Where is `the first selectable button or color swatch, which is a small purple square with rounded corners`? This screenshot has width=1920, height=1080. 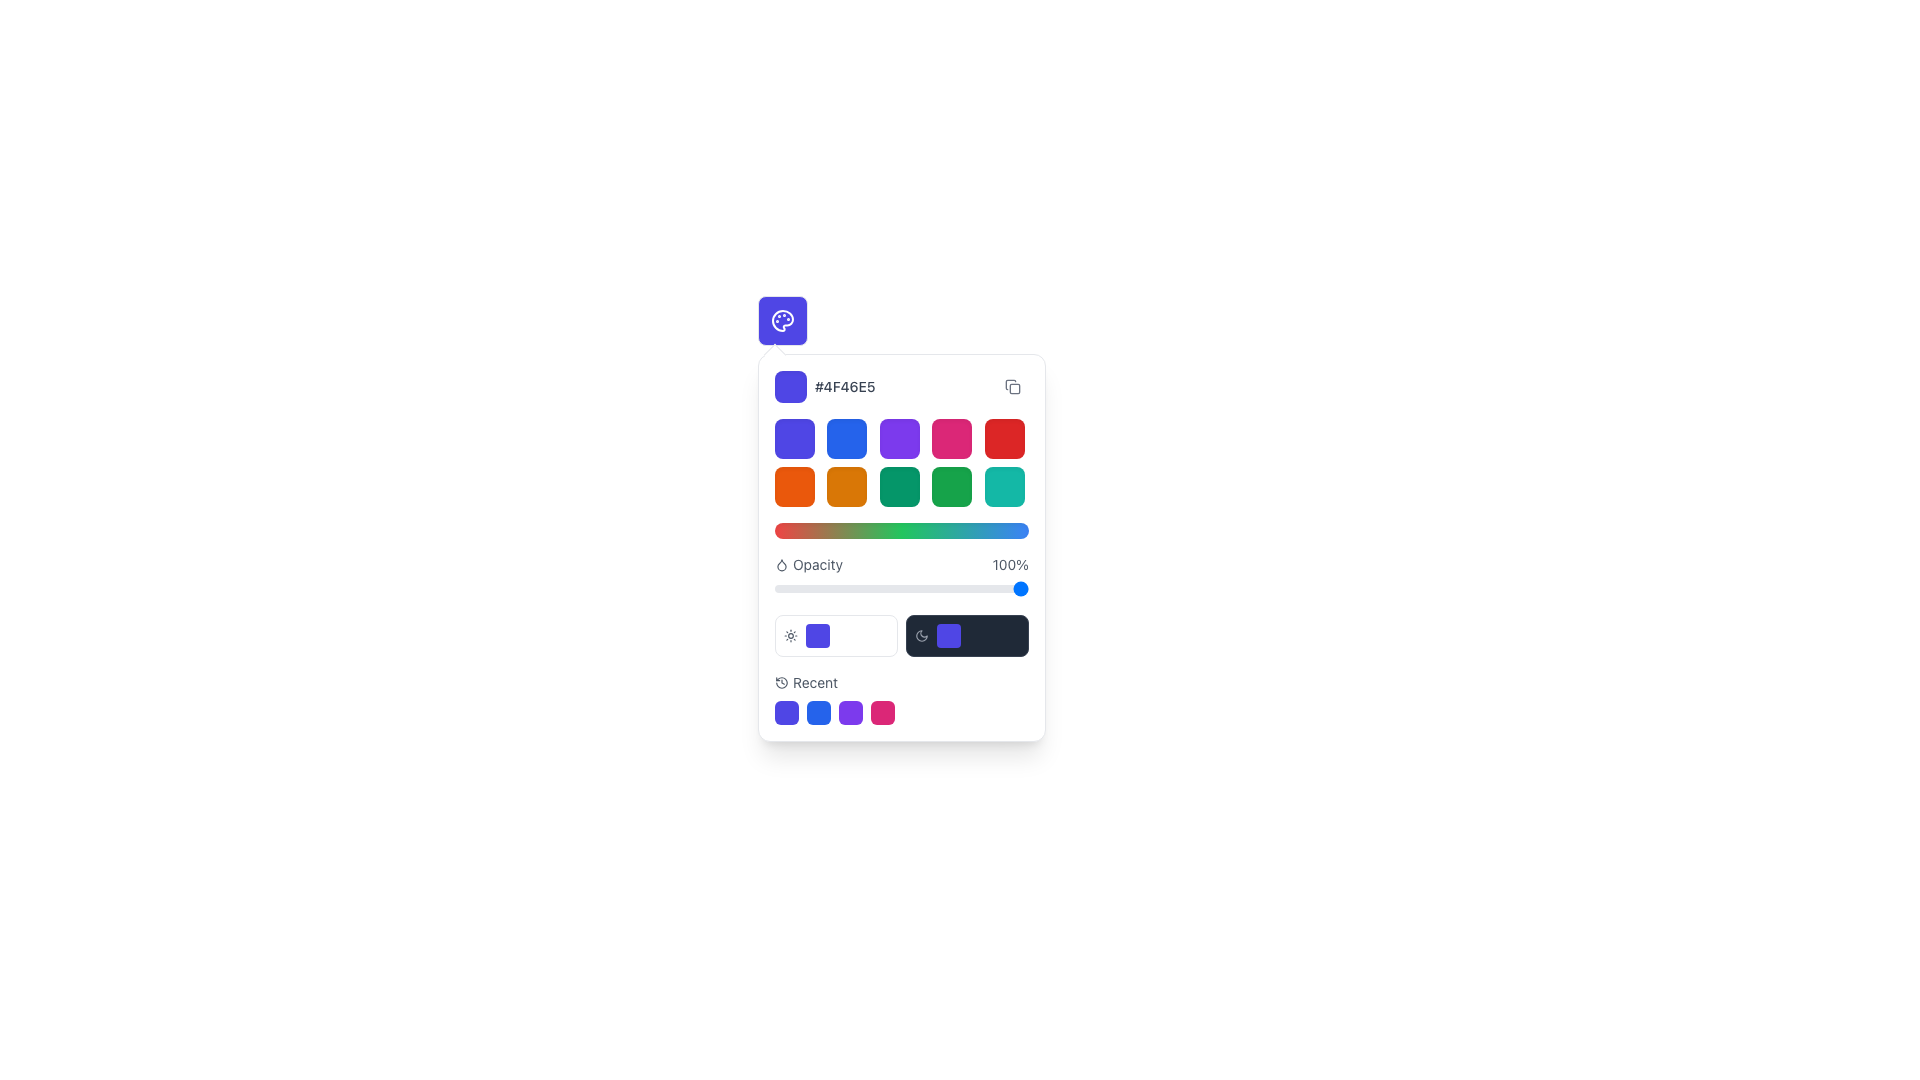 the first selectable button or color swatch, which is a small purple square with rounded corners is located at coordinates (786, 712).